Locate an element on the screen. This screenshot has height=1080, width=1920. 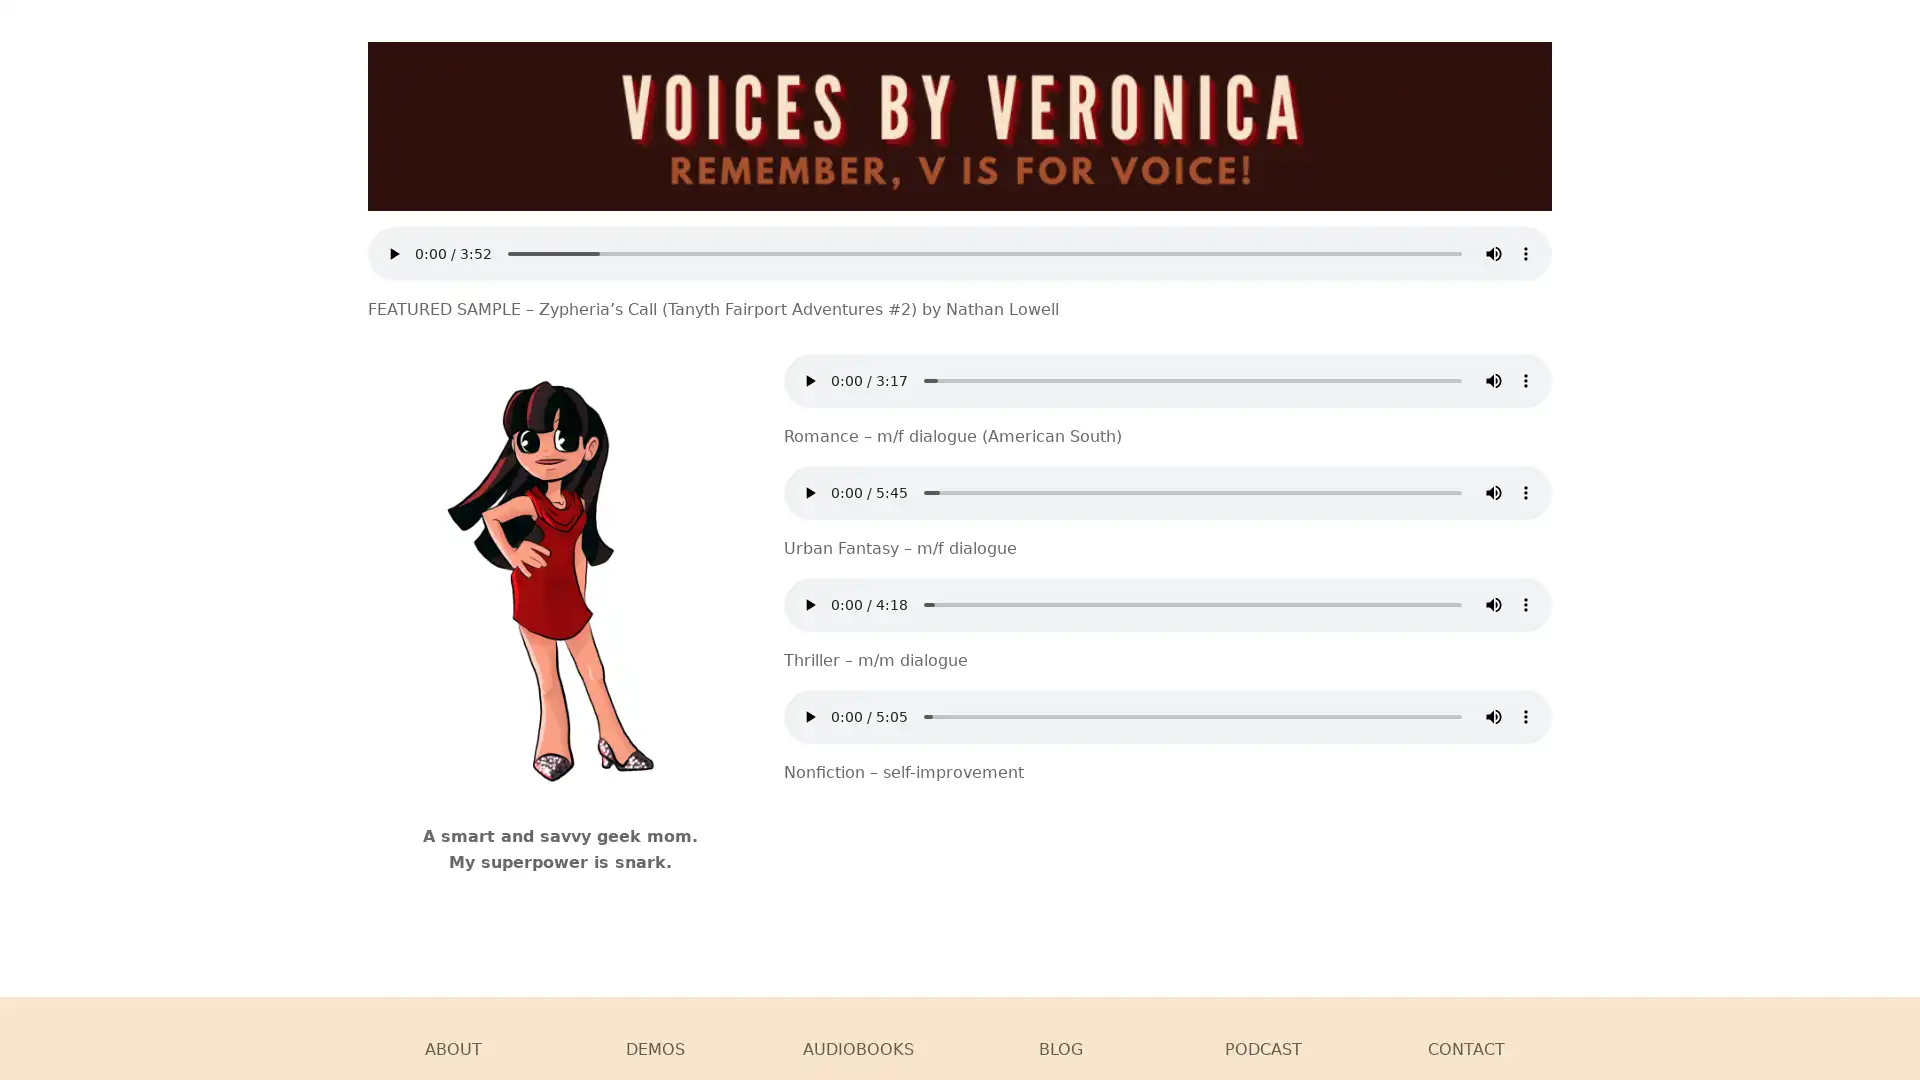
mute is located at coordinates (1493, 253).